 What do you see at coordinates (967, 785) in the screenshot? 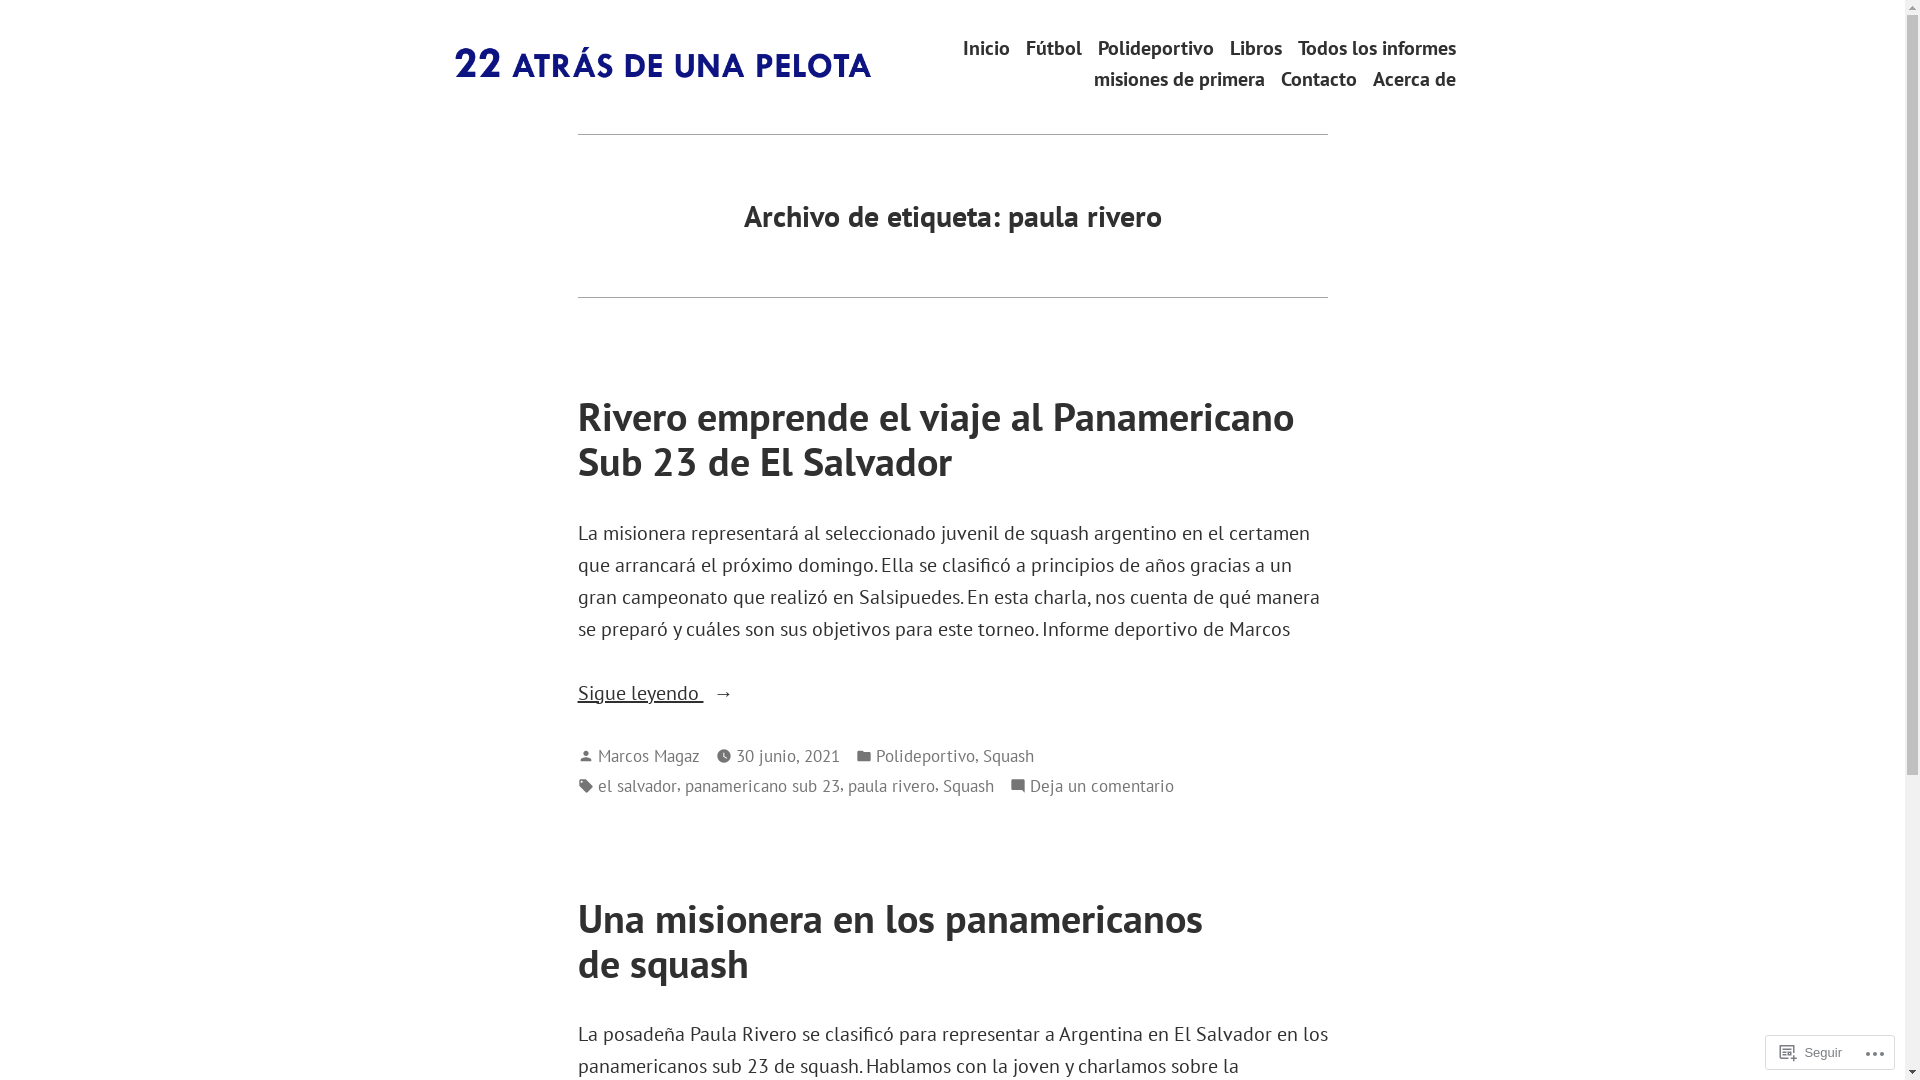
I see `'Squash'` at bounding box center [967, 785].